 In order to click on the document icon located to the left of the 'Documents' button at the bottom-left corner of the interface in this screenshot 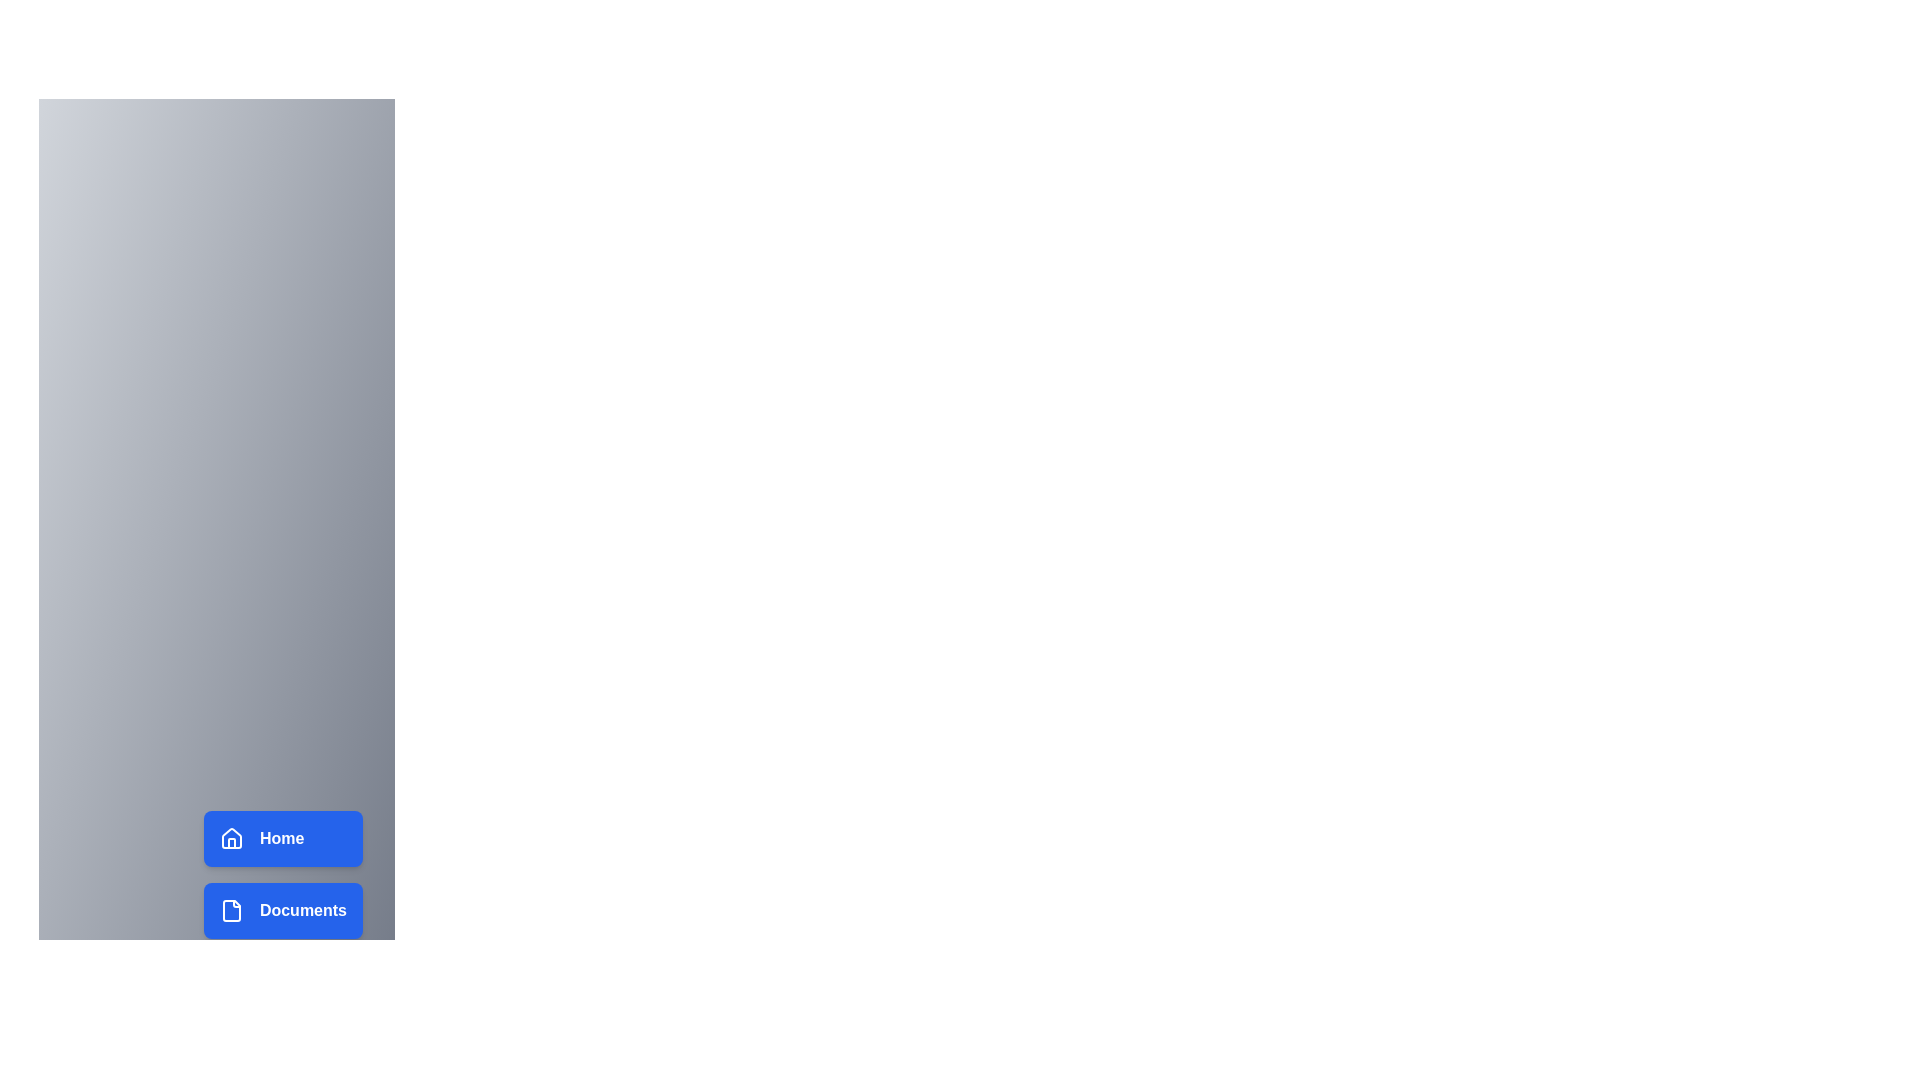, I will do `click(231, 910)`.